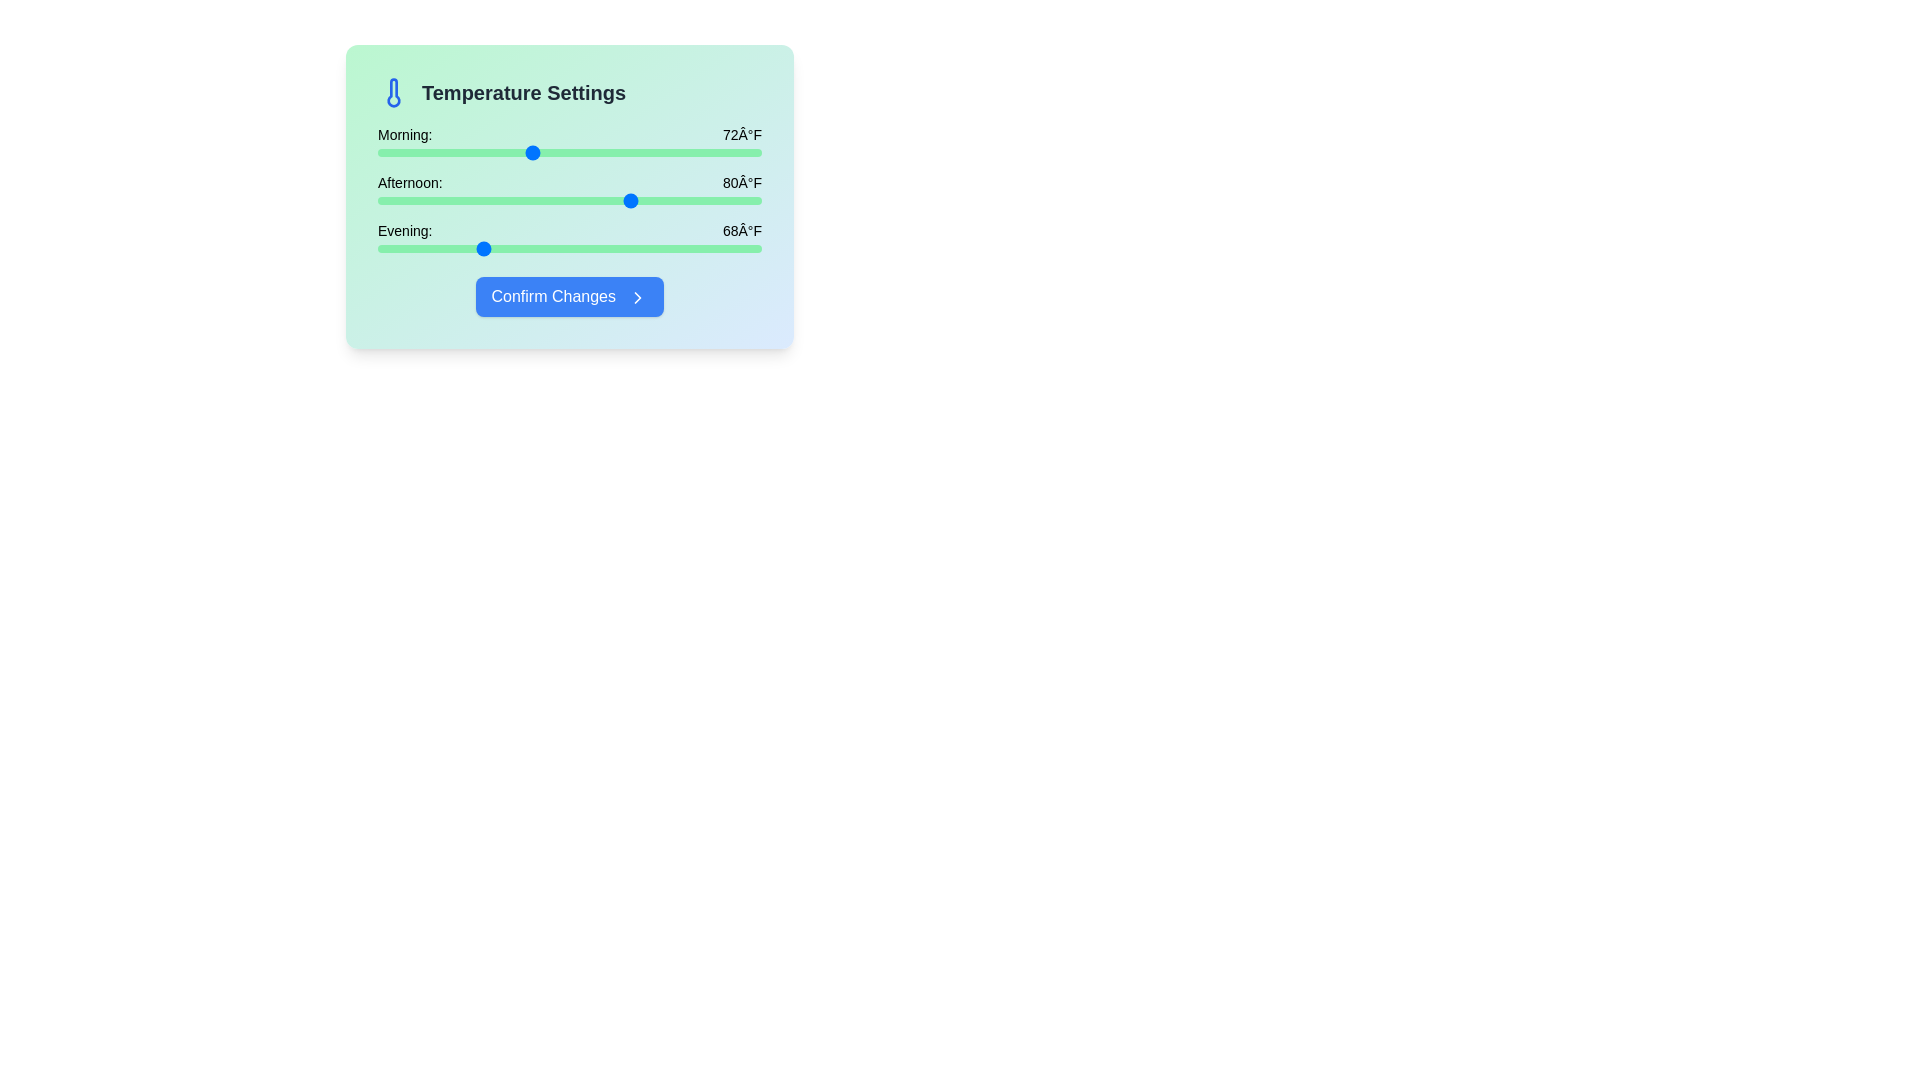  Describe the element at coordinates (440, 152) in the screenshot. I see `the morning temperature slider to 65°F` at that location.